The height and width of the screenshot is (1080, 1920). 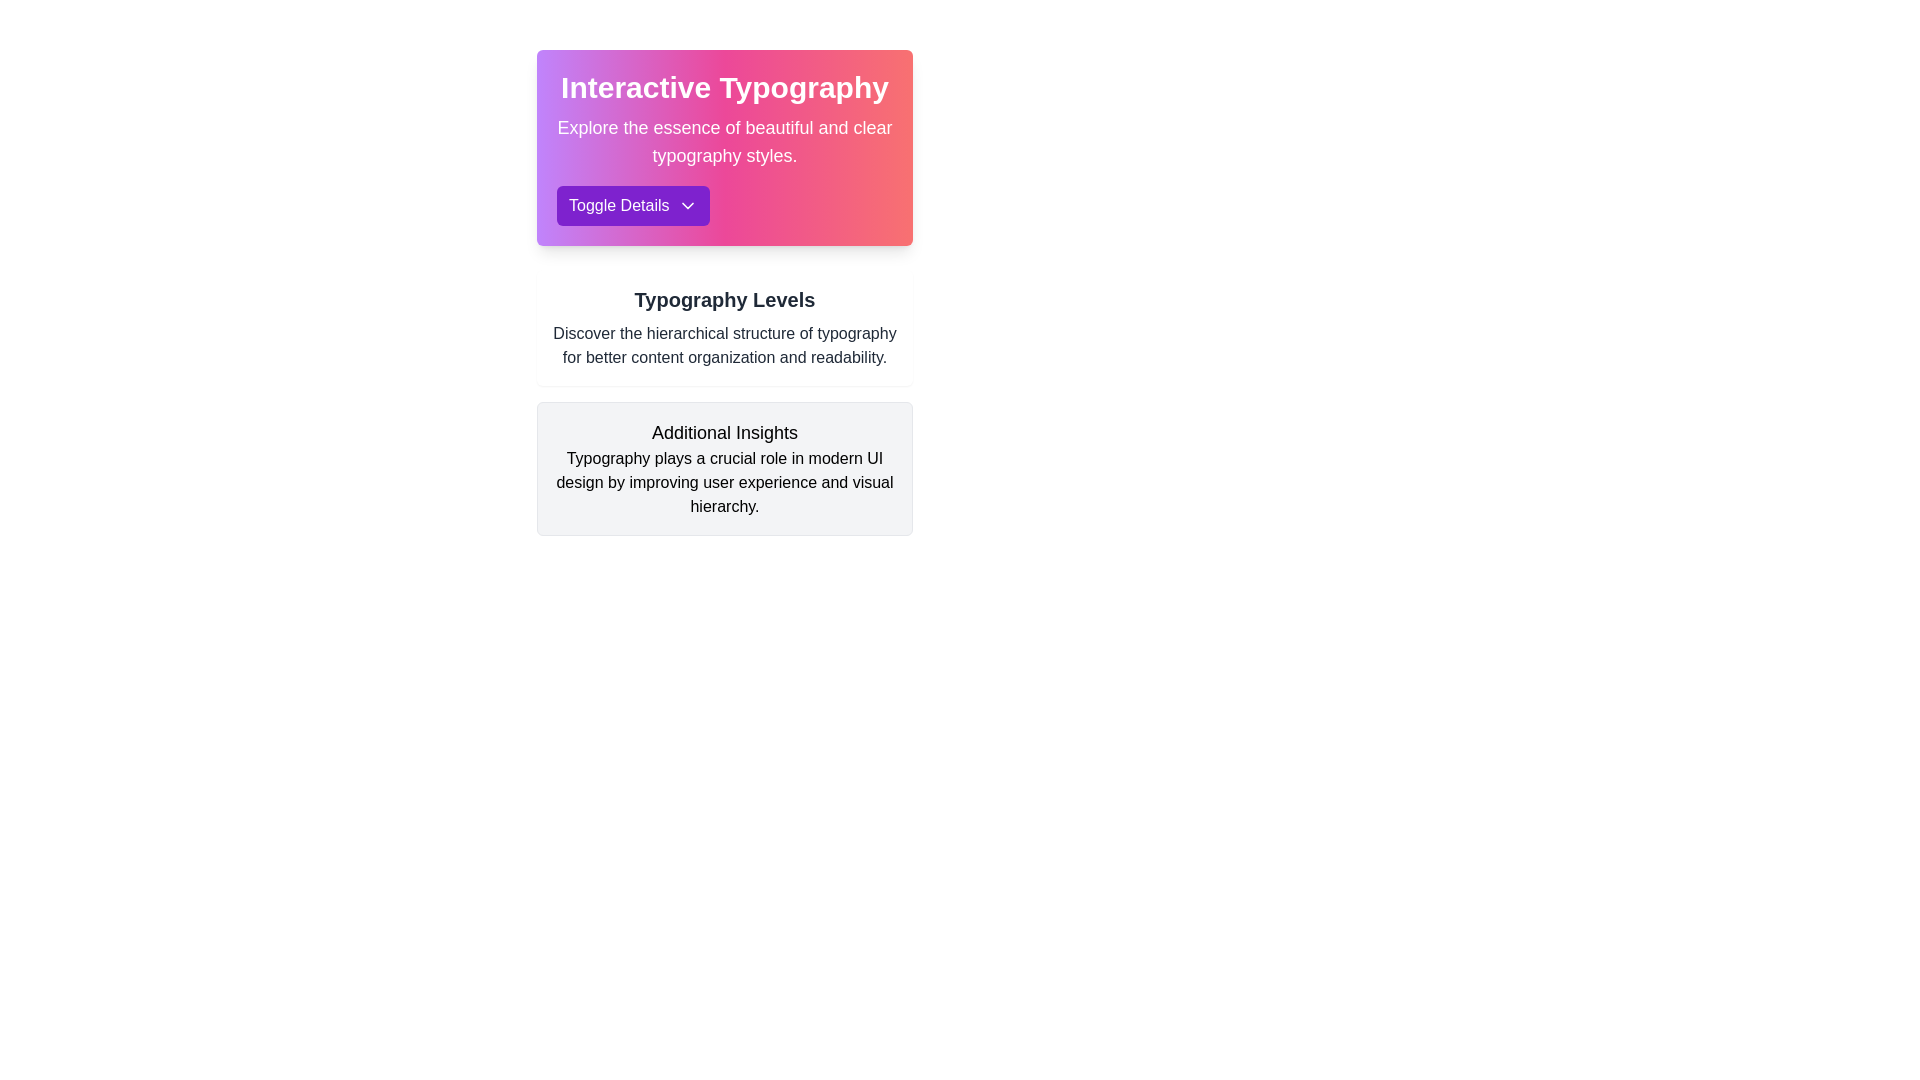 What do you see at coordinates (687, 205) in the screenshot?
I see `the downward-pointing chevron icon located to the right of the 'Toggle Details' text within the purple button` at bounding box center [687, 205].